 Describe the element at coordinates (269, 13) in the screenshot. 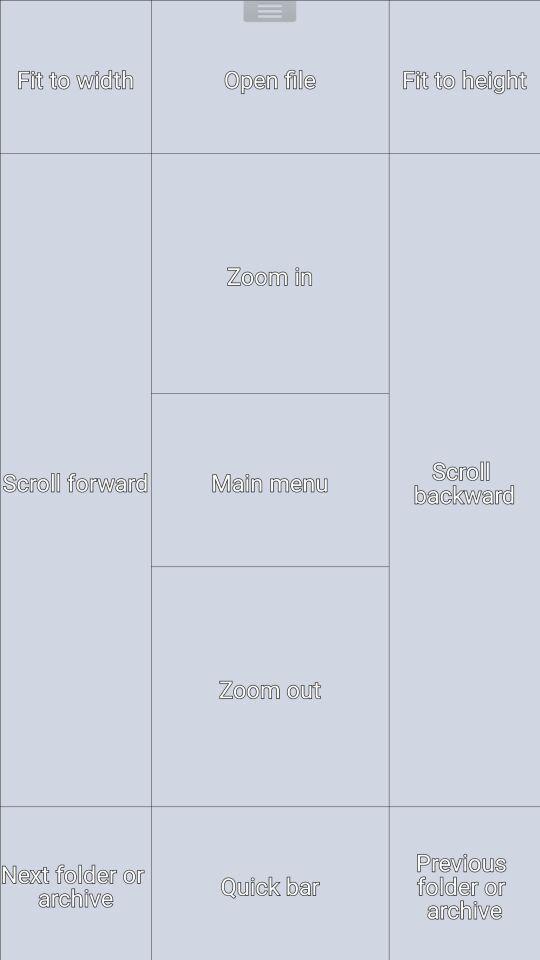

I see `shows the menu option` at that location.